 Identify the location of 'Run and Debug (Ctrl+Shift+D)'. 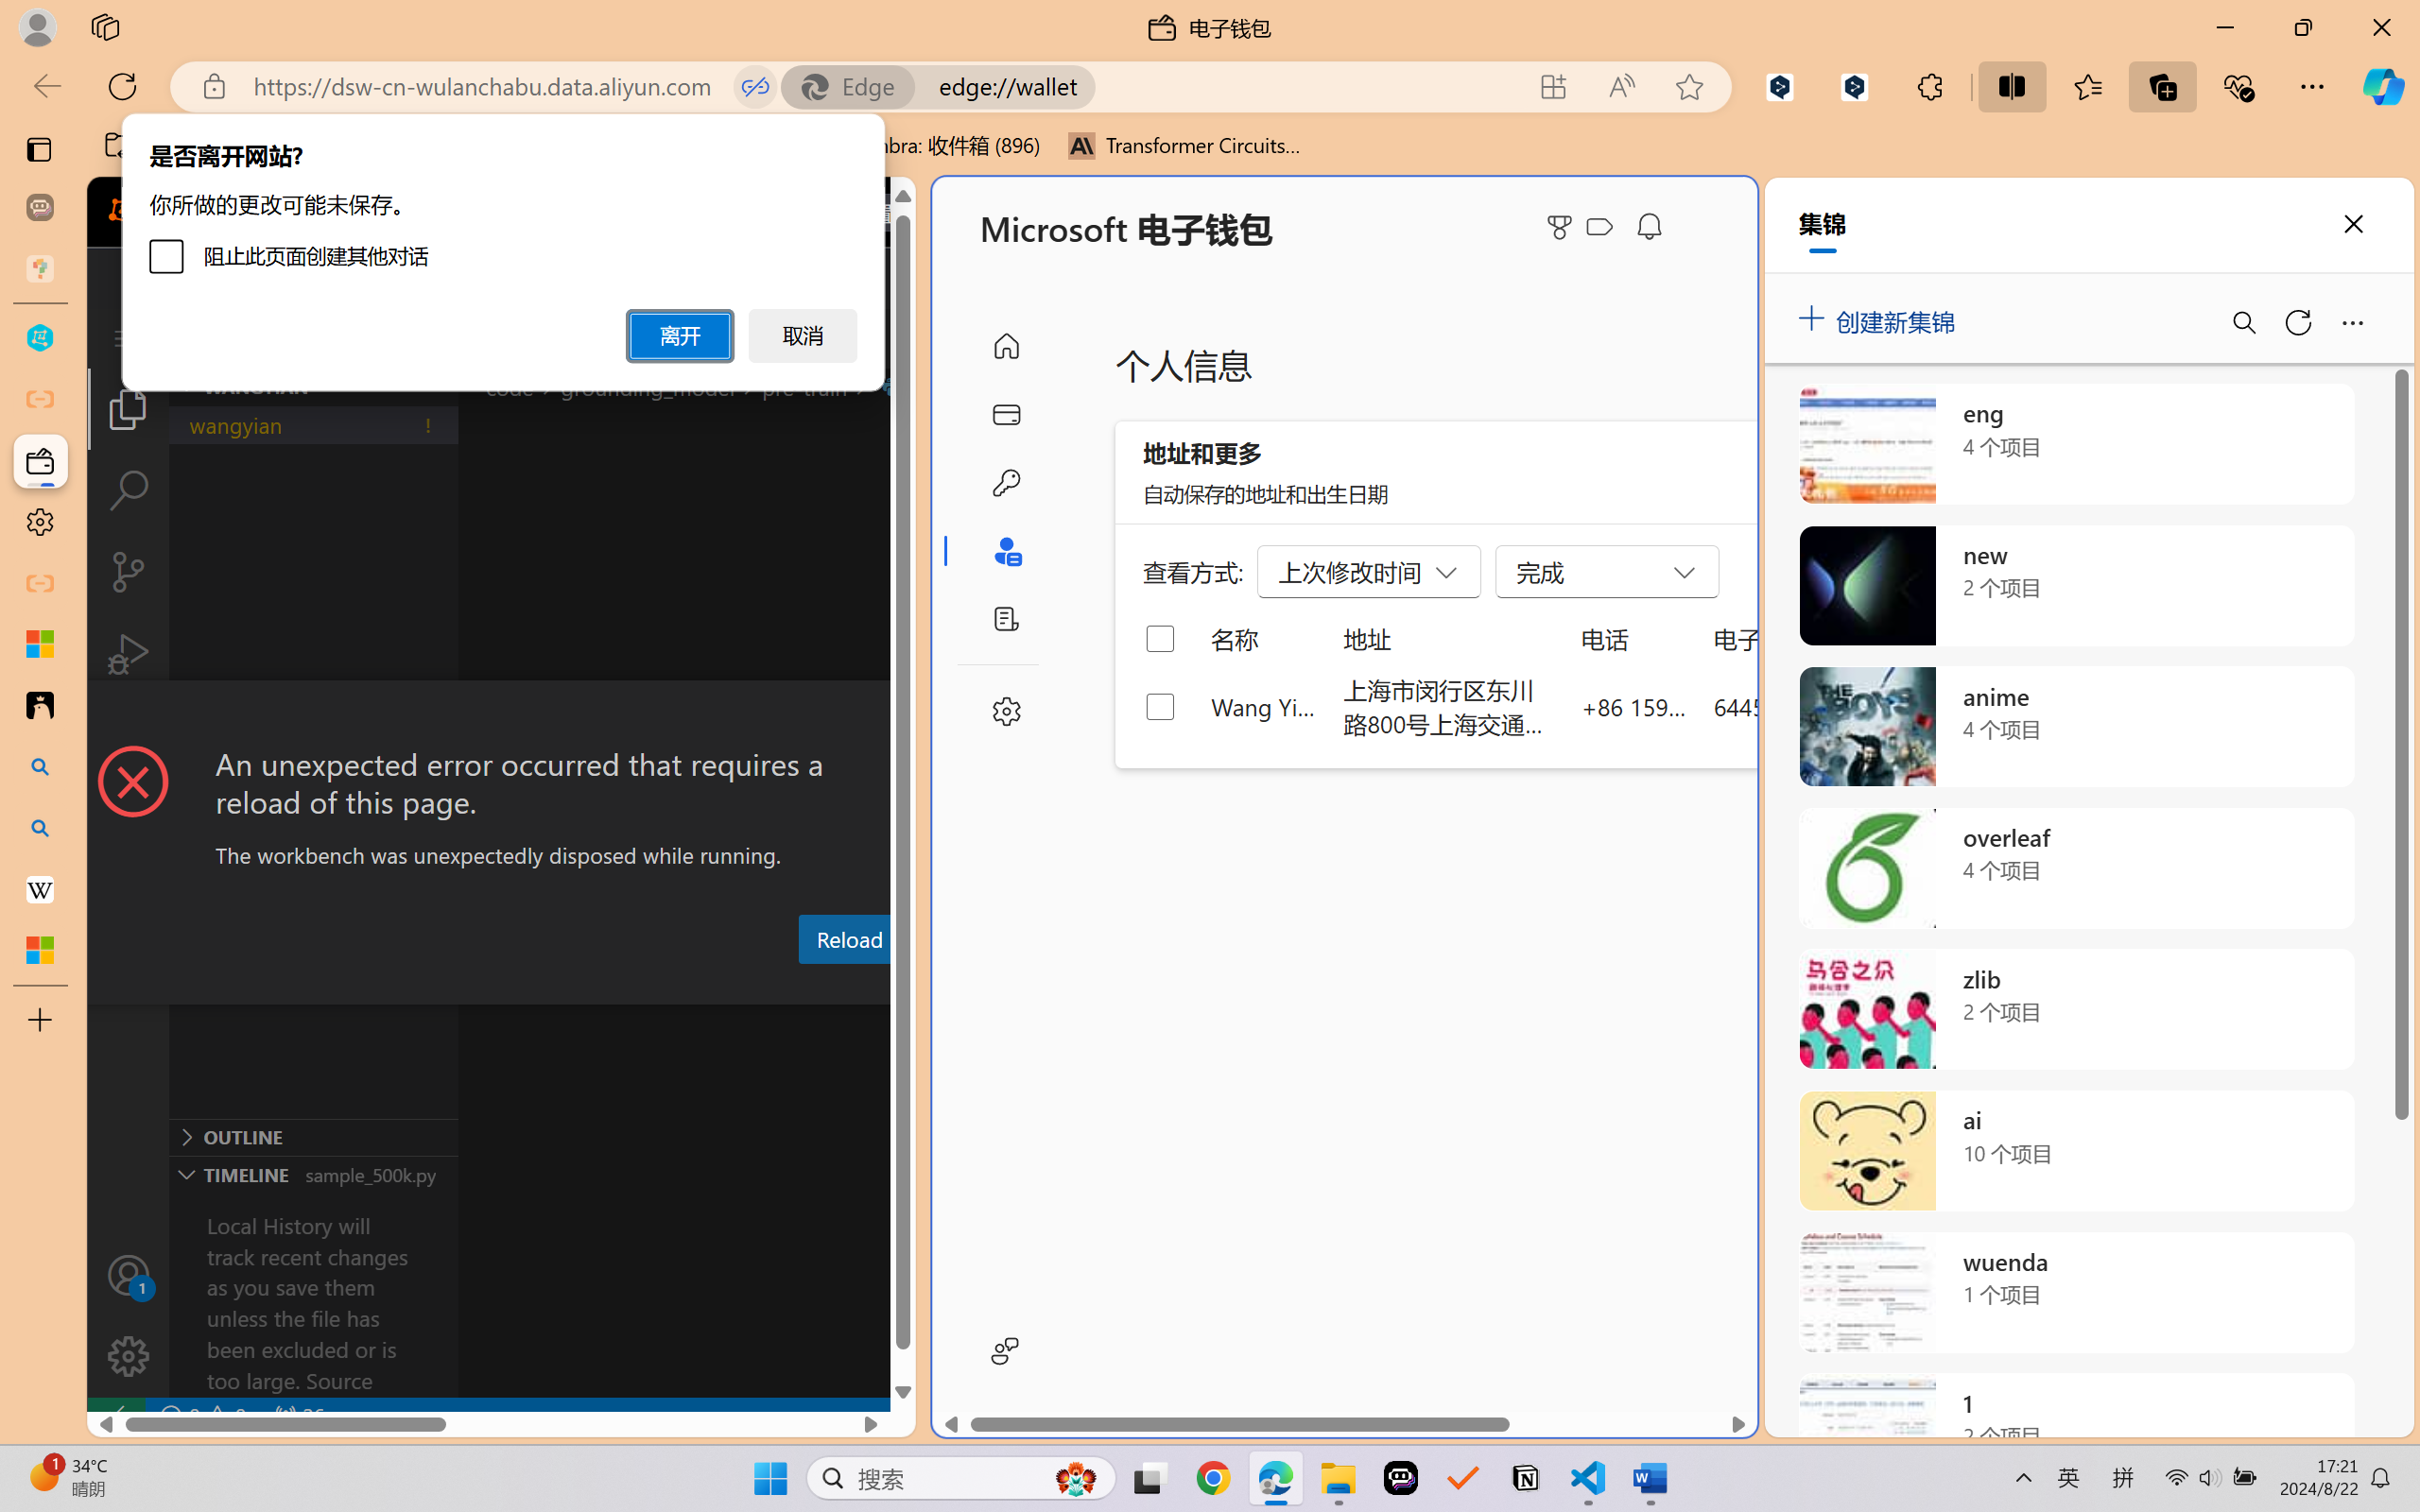
(127, 653).